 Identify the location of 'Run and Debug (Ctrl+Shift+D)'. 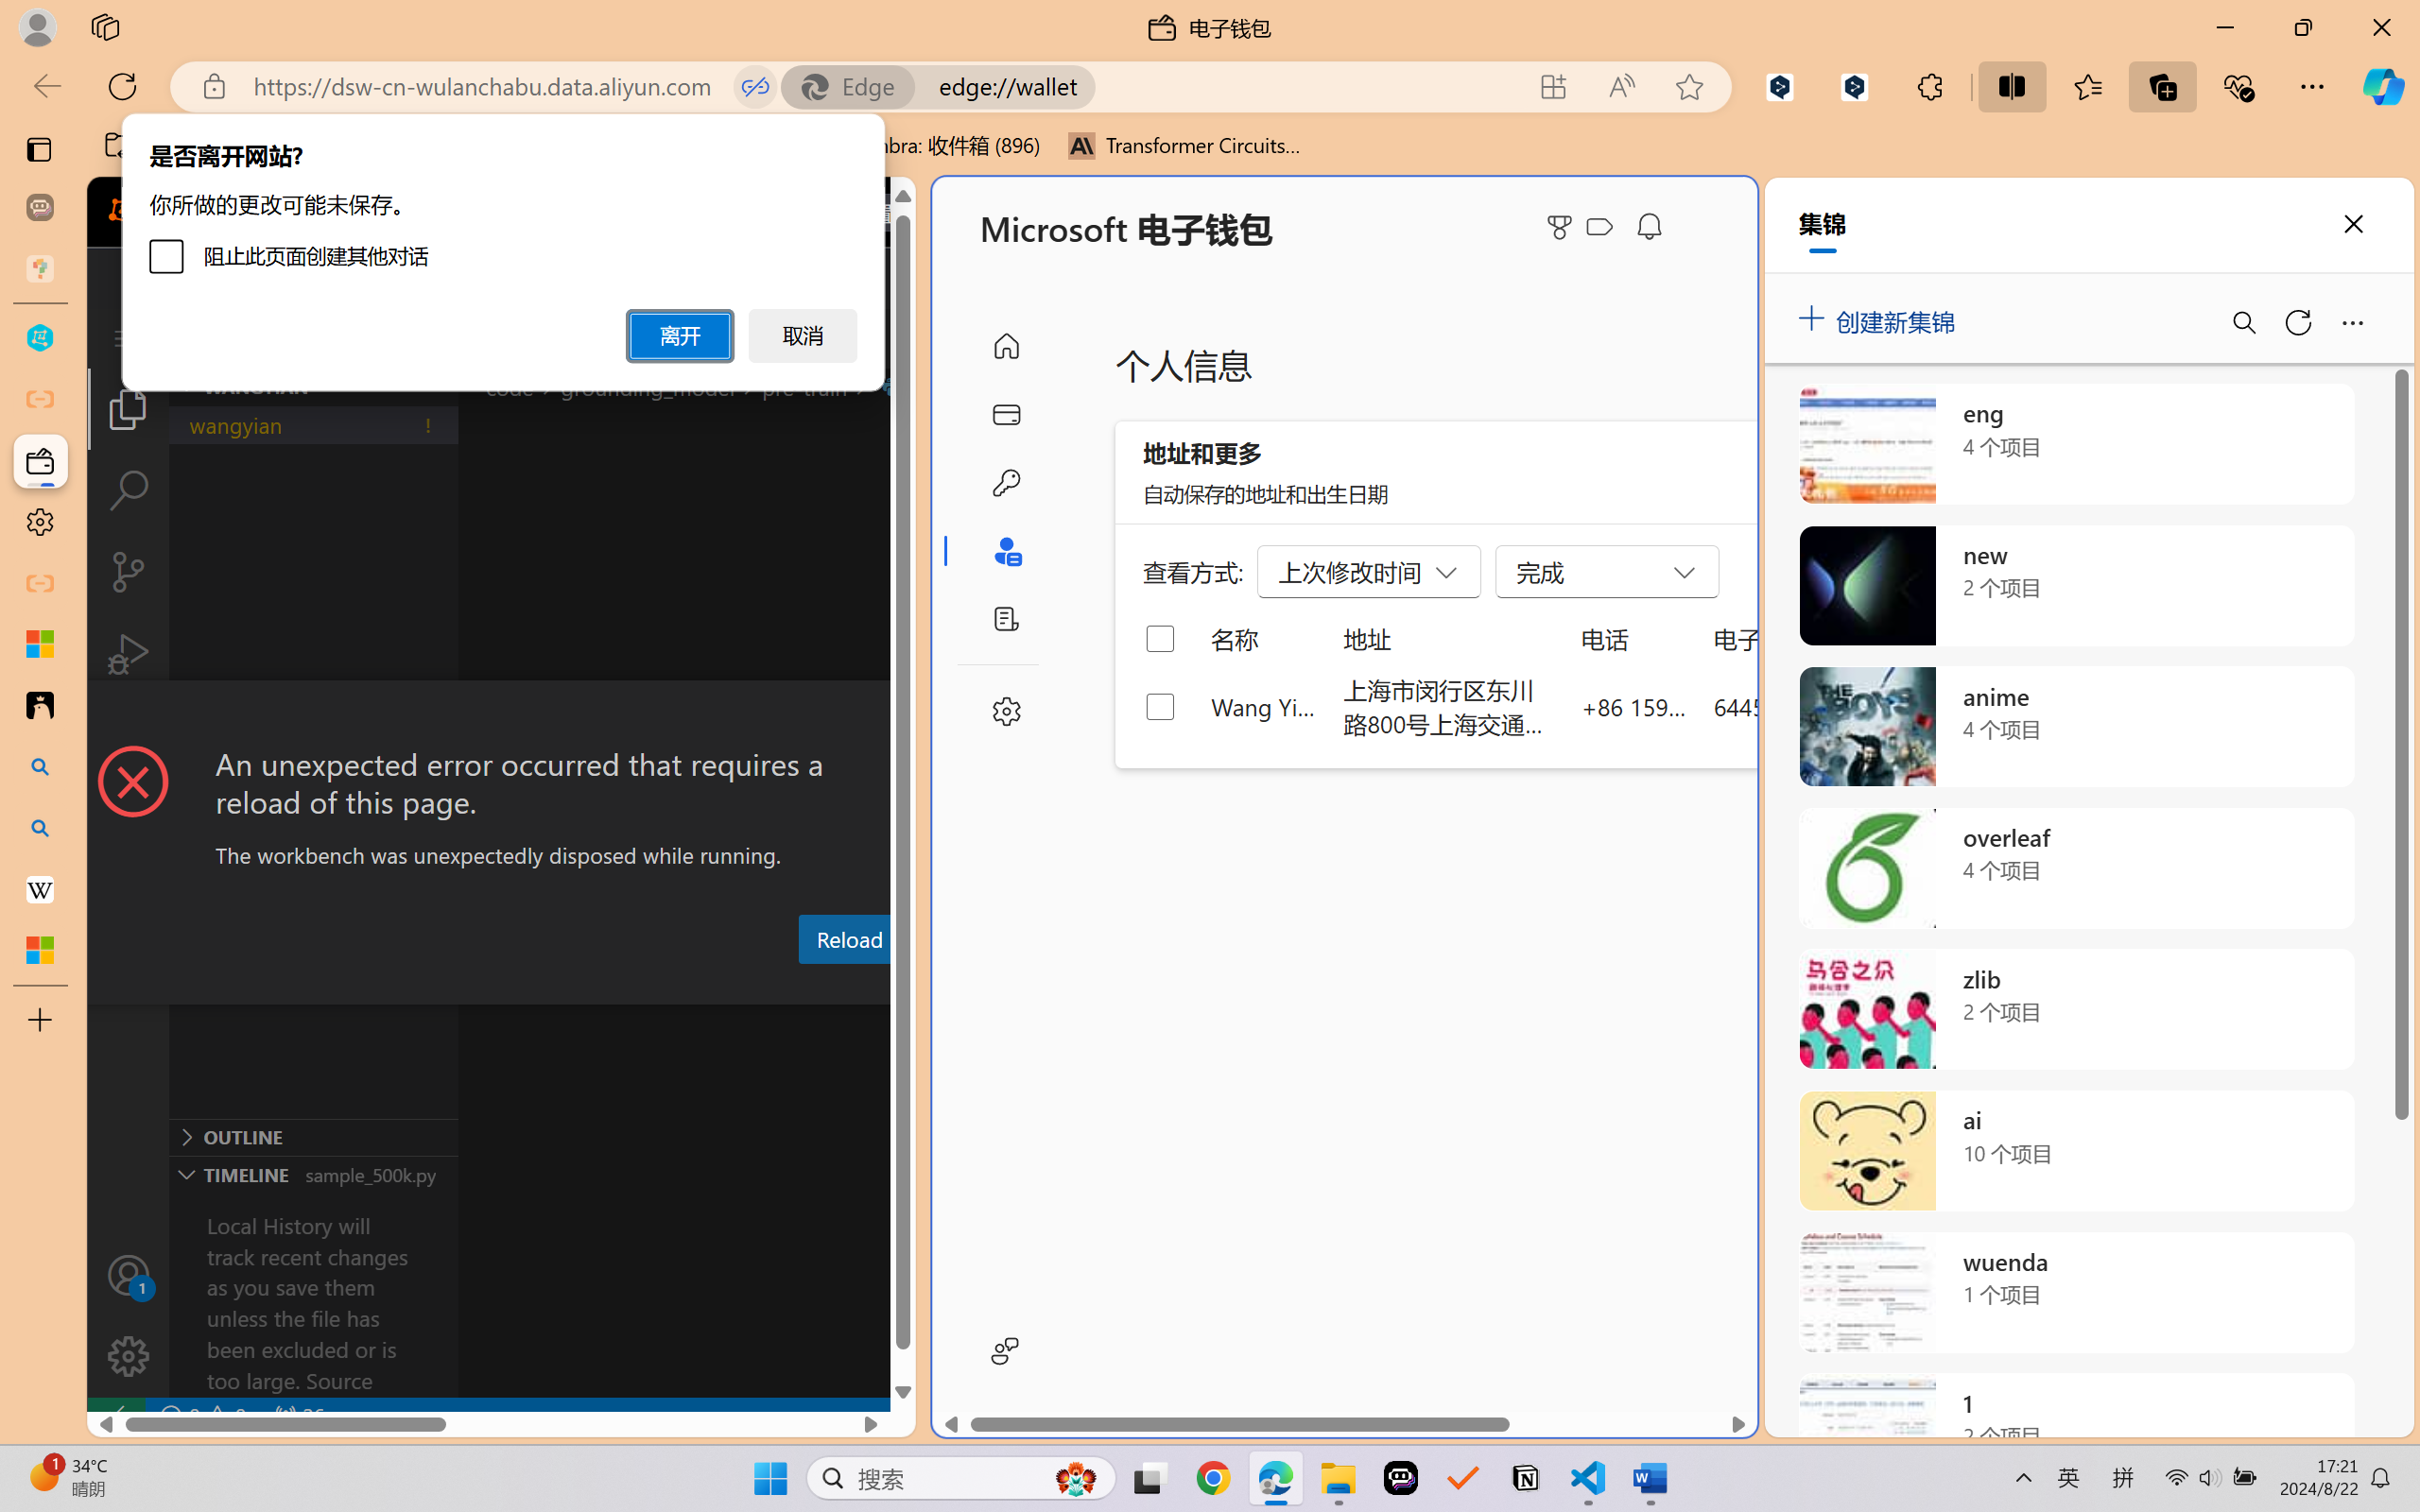
(127, 653).